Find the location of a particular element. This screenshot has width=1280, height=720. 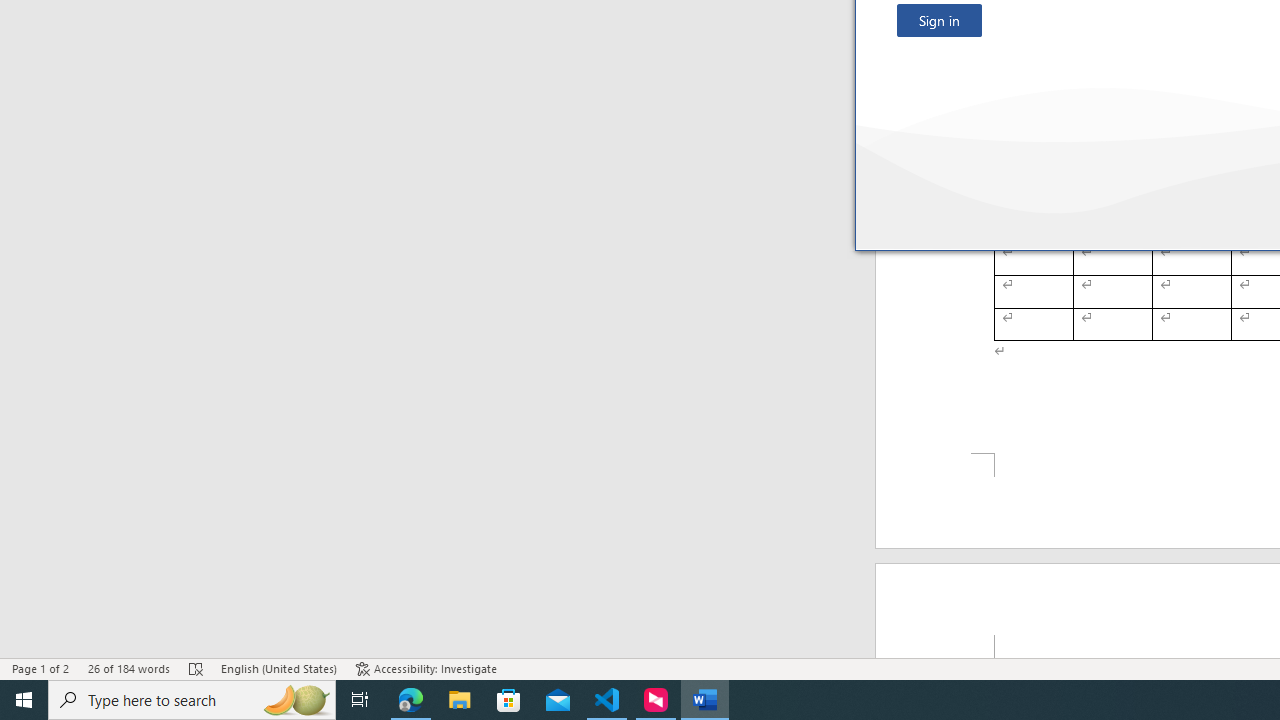

'Visual Studio Code - 1 running window' is located at coordinates (606, 698).